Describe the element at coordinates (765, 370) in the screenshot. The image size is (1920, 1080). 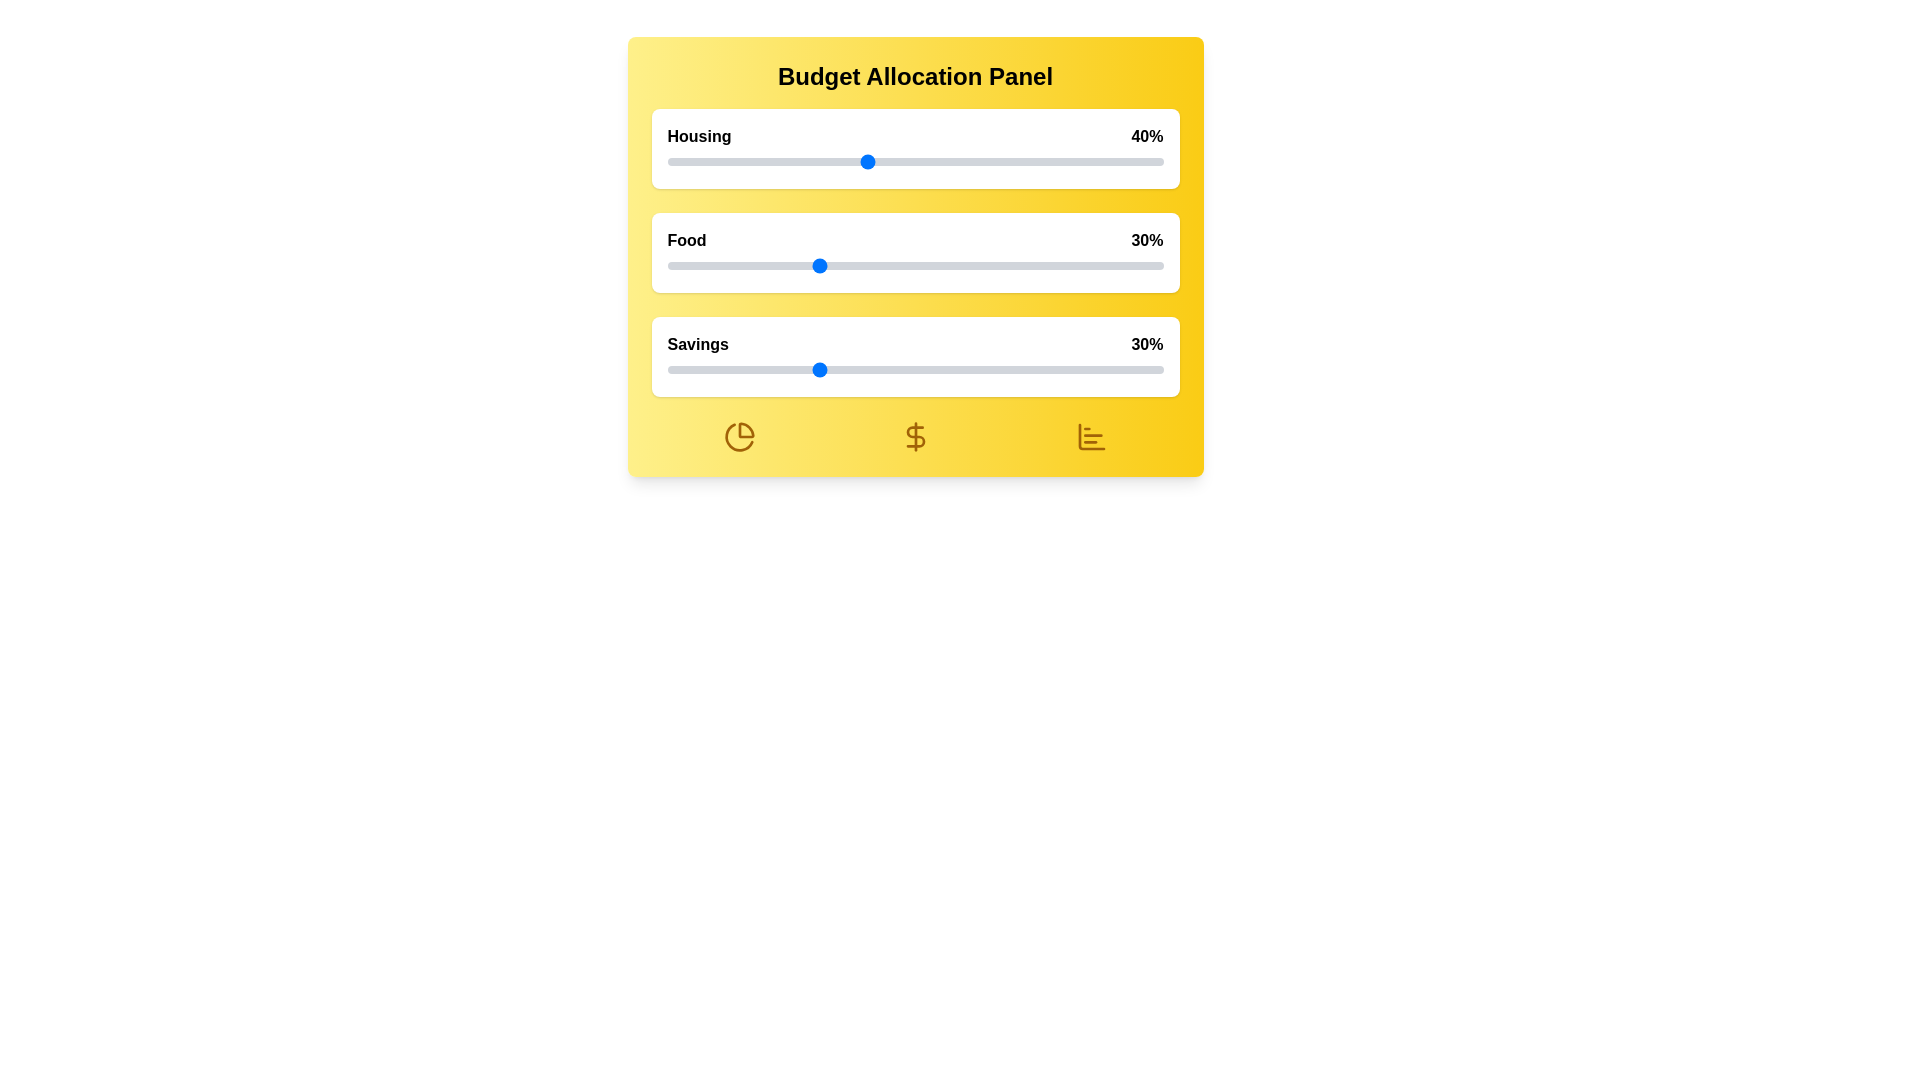
I see `the savings percentage` at that location.